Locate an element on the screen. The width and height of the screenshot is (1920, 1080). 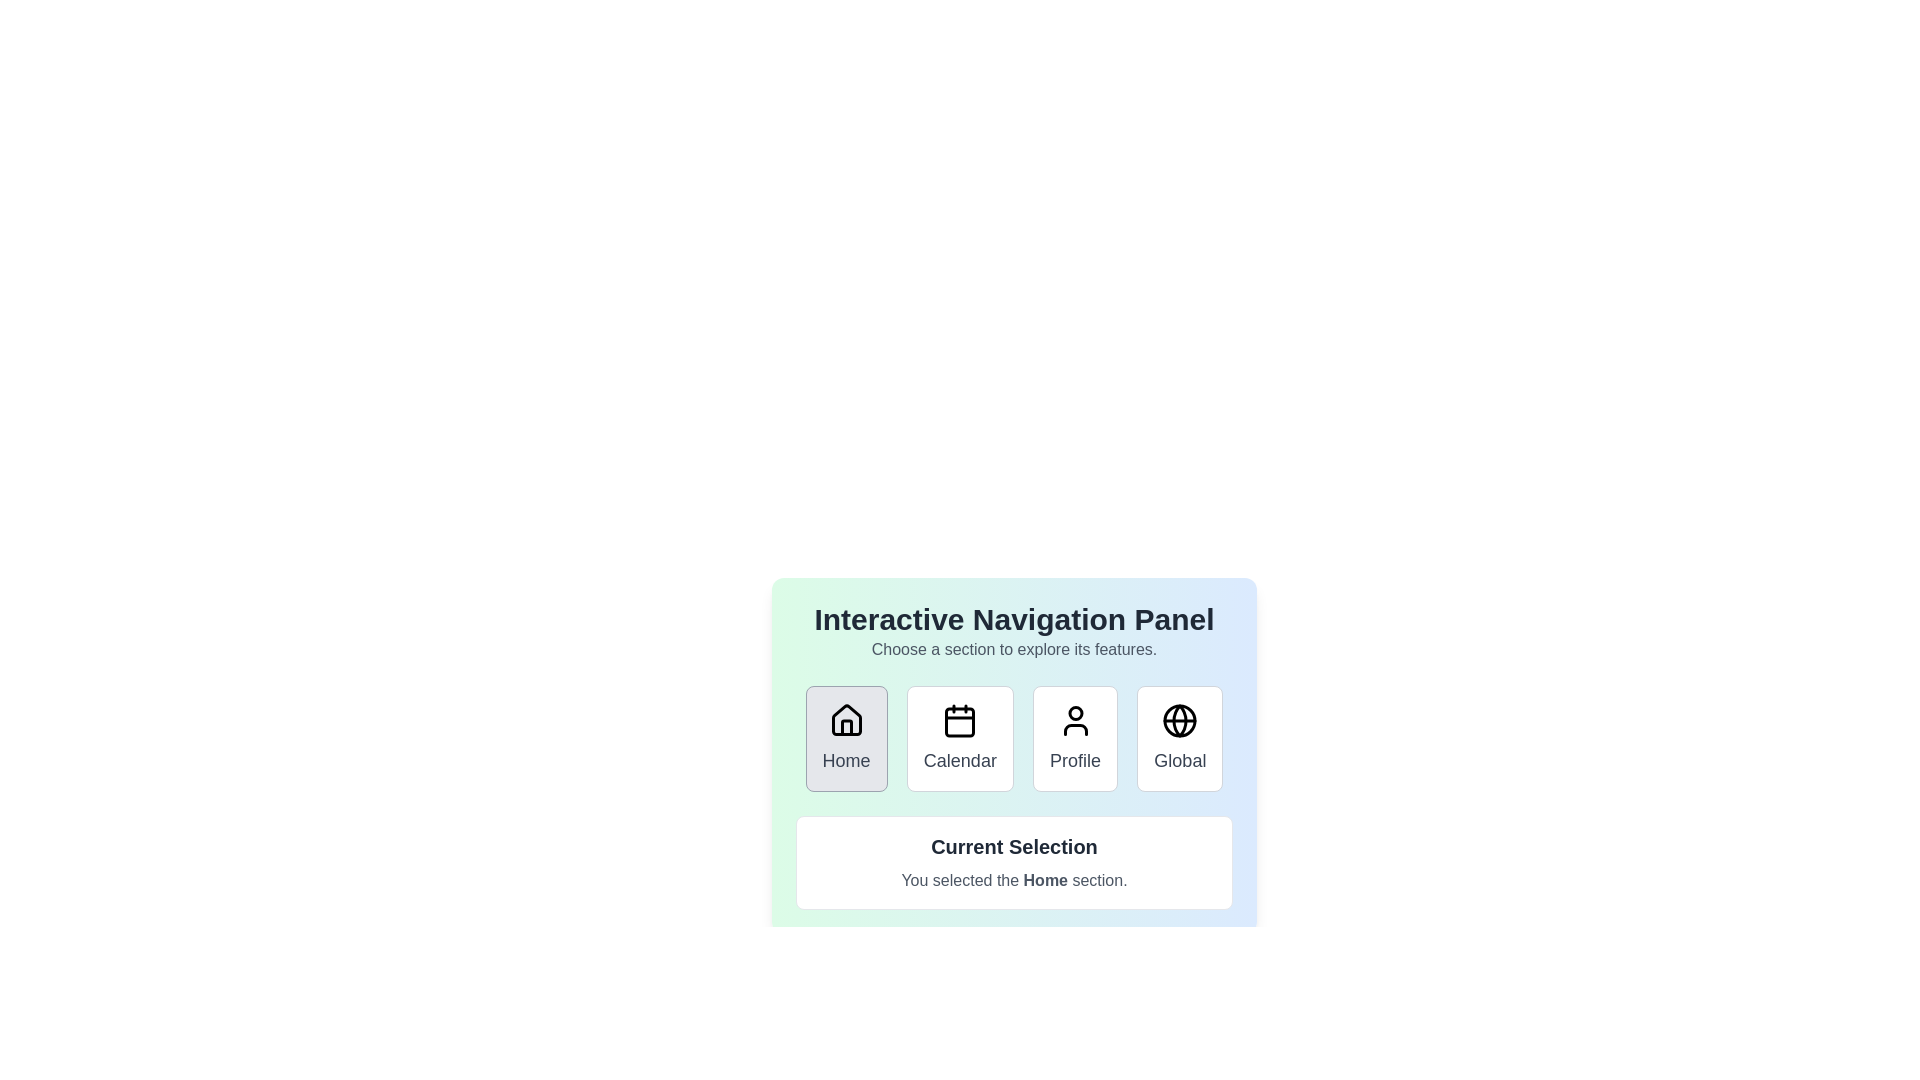
SVG properties of the house silhouette element located within the 'Home' button of the navigation panel is located at coordinates (846, 720).